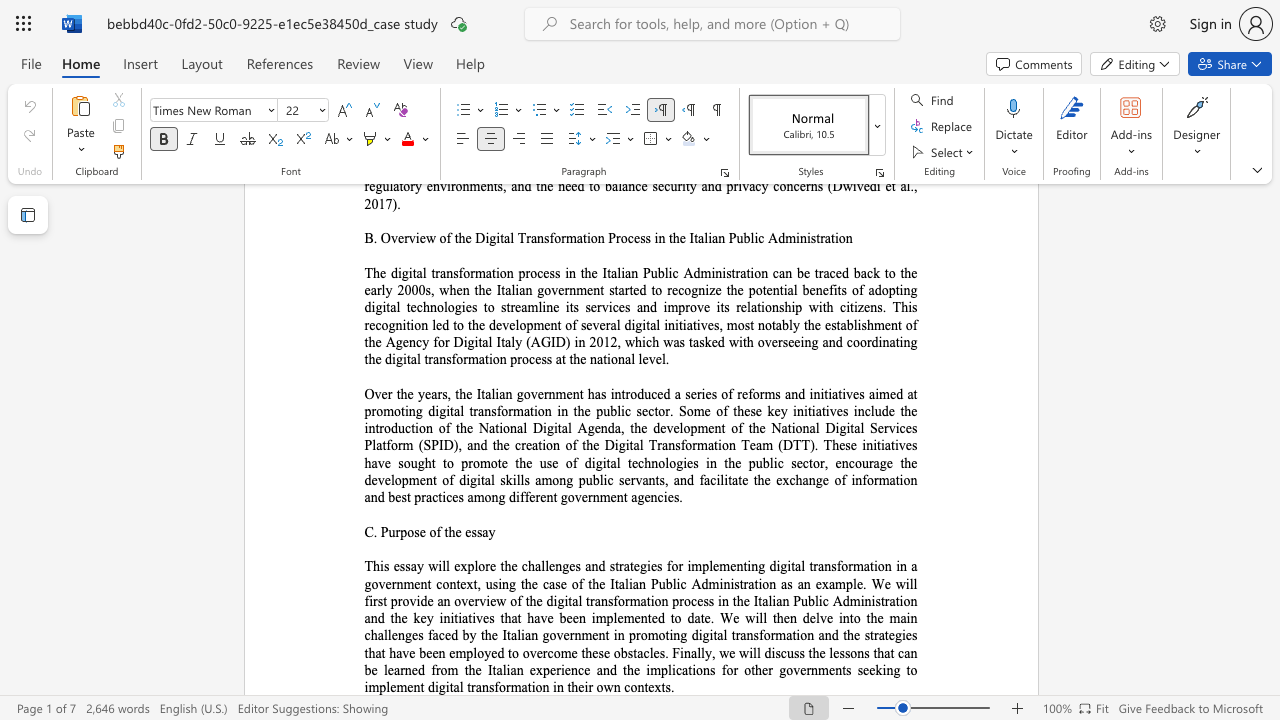  What do you see at coordinates (488, 686) in the screenshot?
I see `the subset text "sformation in their own" within the text "to implement digital transformation in their own contexts."` at bounding box center [488, 686].